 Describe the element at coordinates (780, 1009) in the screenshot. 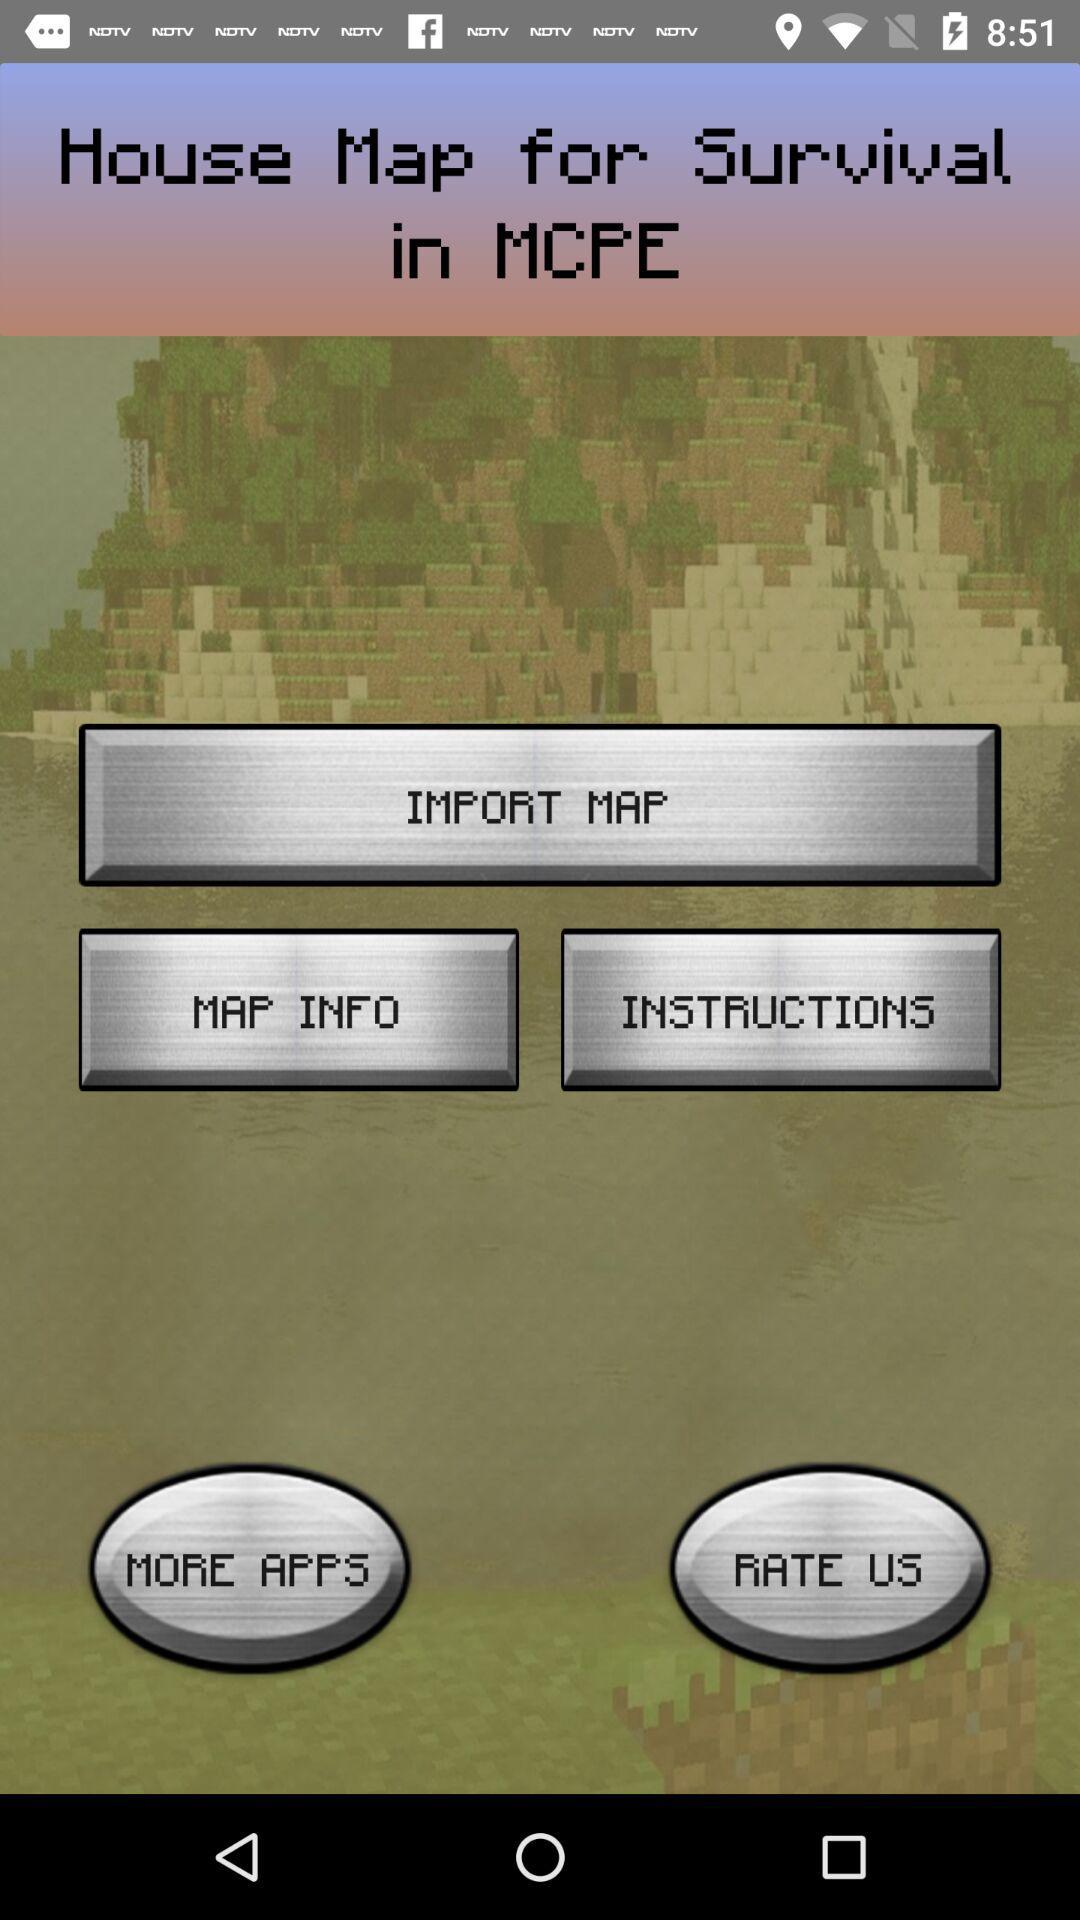

I see `the item above the rate us item` at that location.